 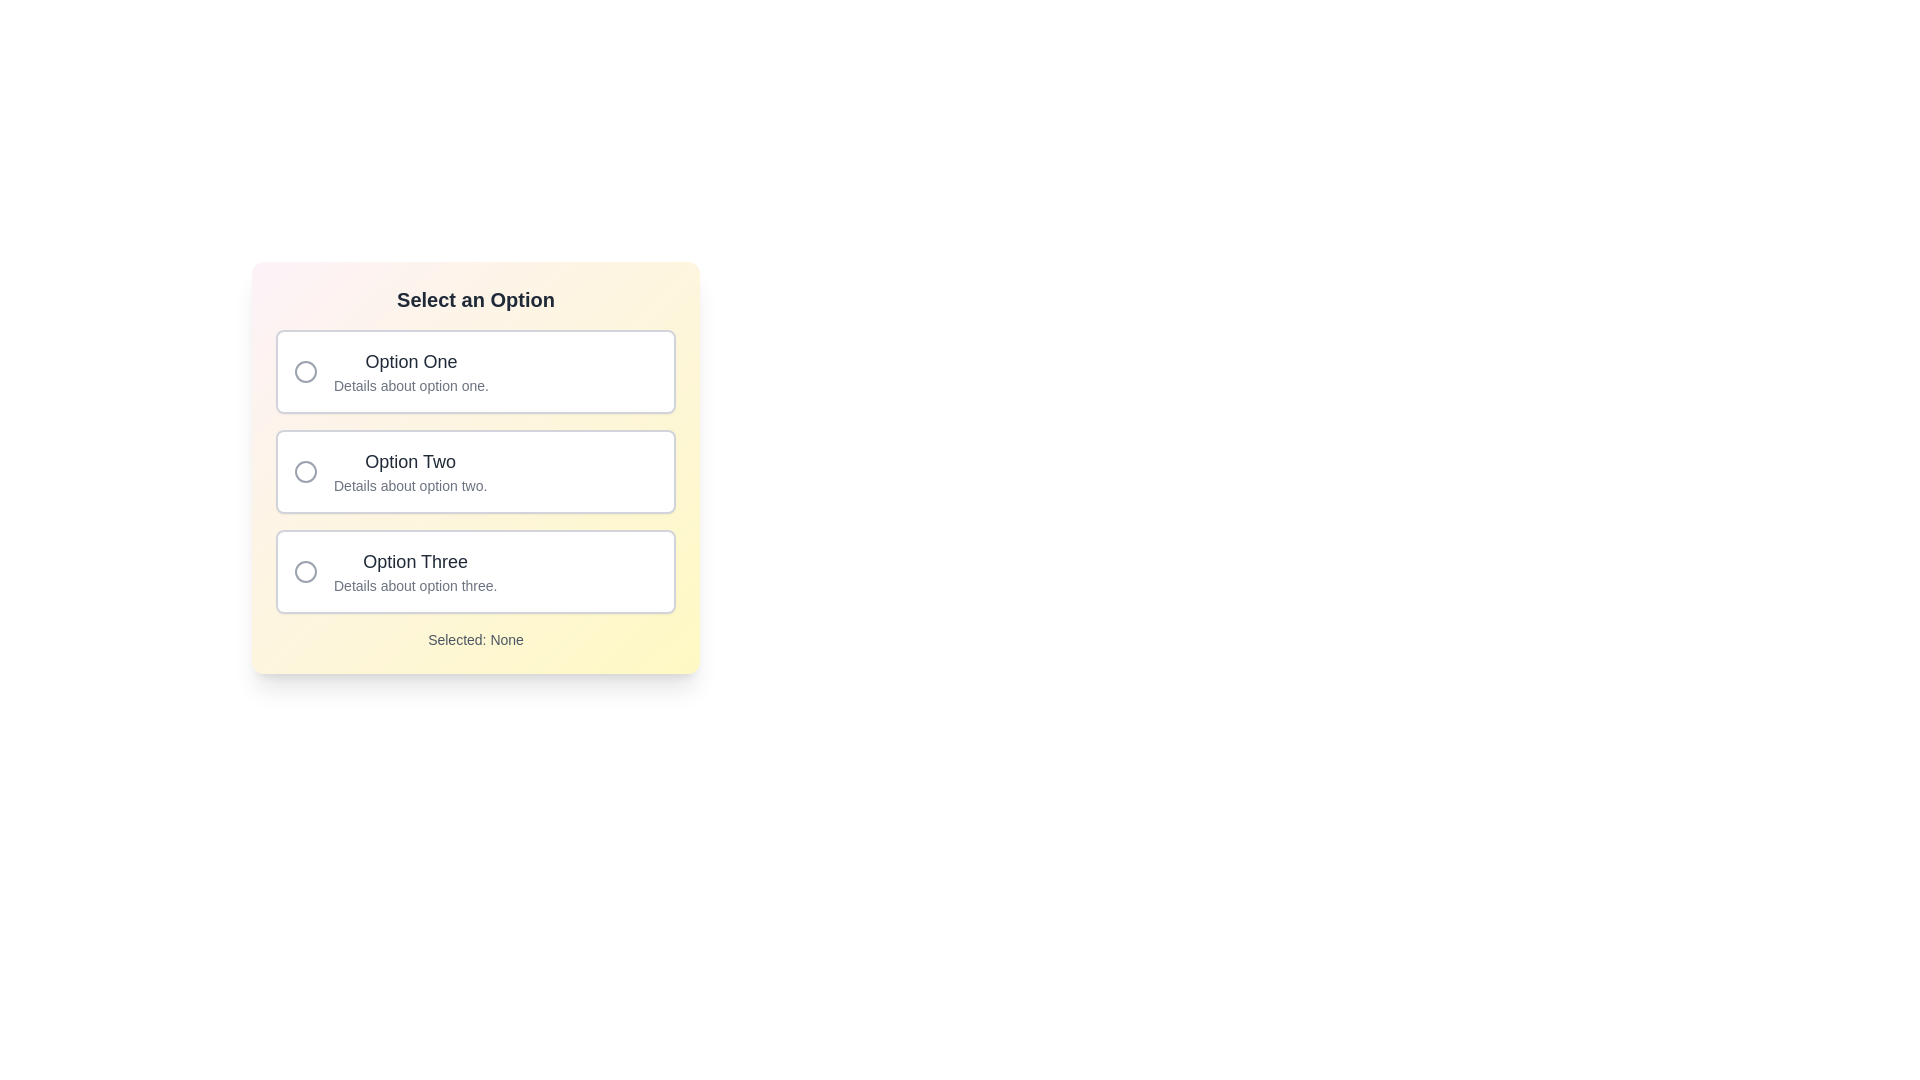 What do you see at coordinates (409, 462) in the screenshot?
I see `displayed text of the Text Label that serves as a title or heading, located between 'Option One' and 'Option Three' in the second selectable option group` at bounding box center [409, 462].